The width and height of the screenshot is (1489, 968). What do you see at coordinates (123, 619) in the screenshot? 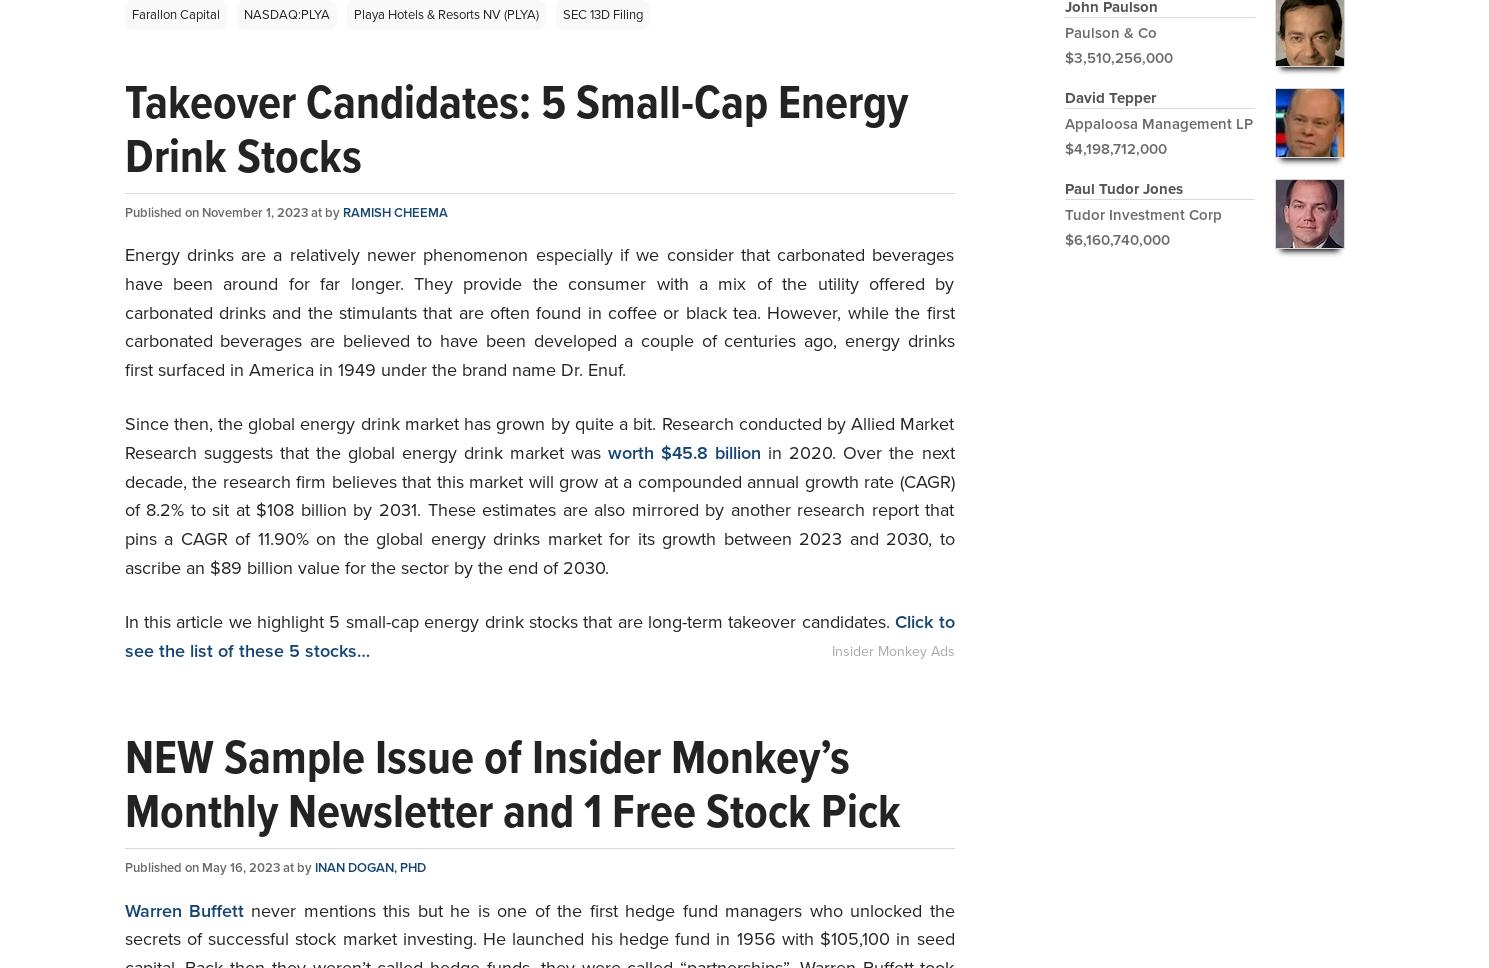
I see `'In this article we highlight 5 small-cap energy drink stocks that are long-term takeover candidates.'` at bounding box center [123, 619].